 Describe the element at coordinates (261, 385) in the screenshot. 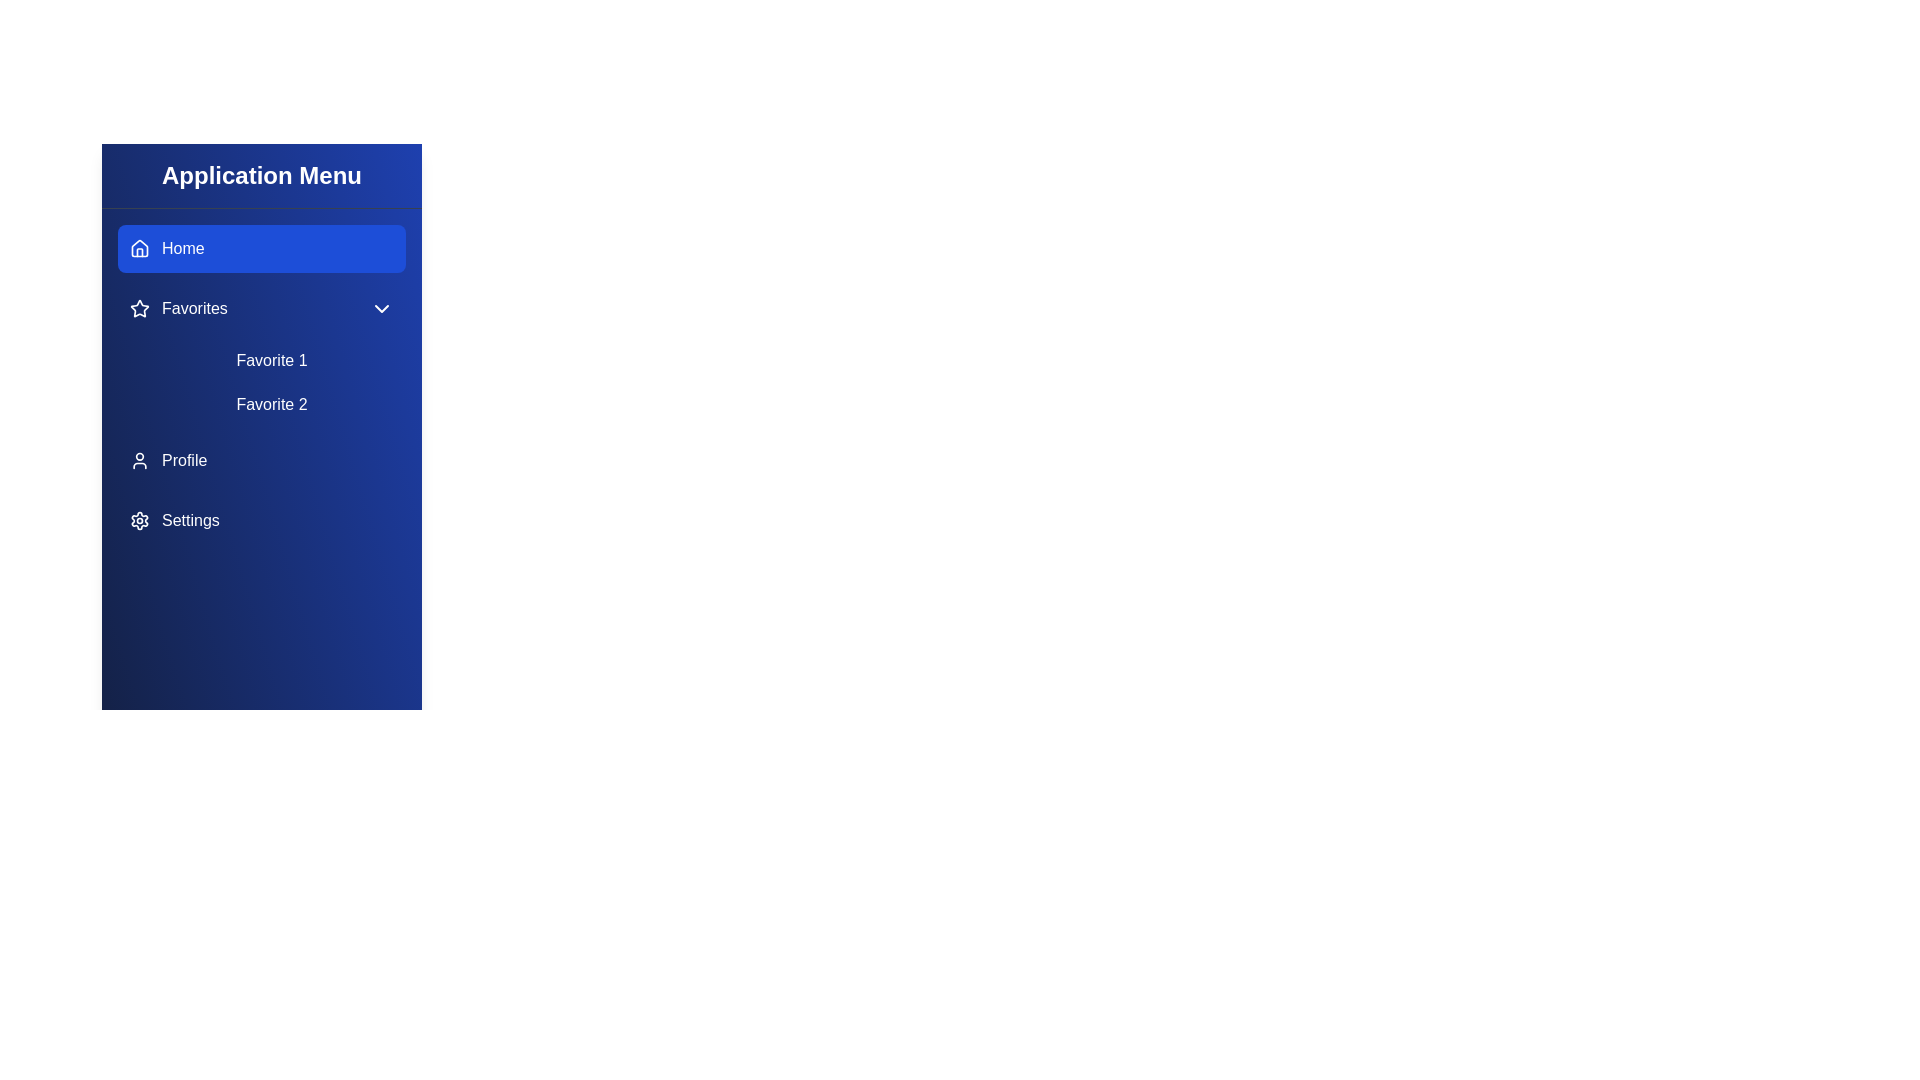

I see `the second item in the List menu containing submenus to trigger potential hover effects` at that location.